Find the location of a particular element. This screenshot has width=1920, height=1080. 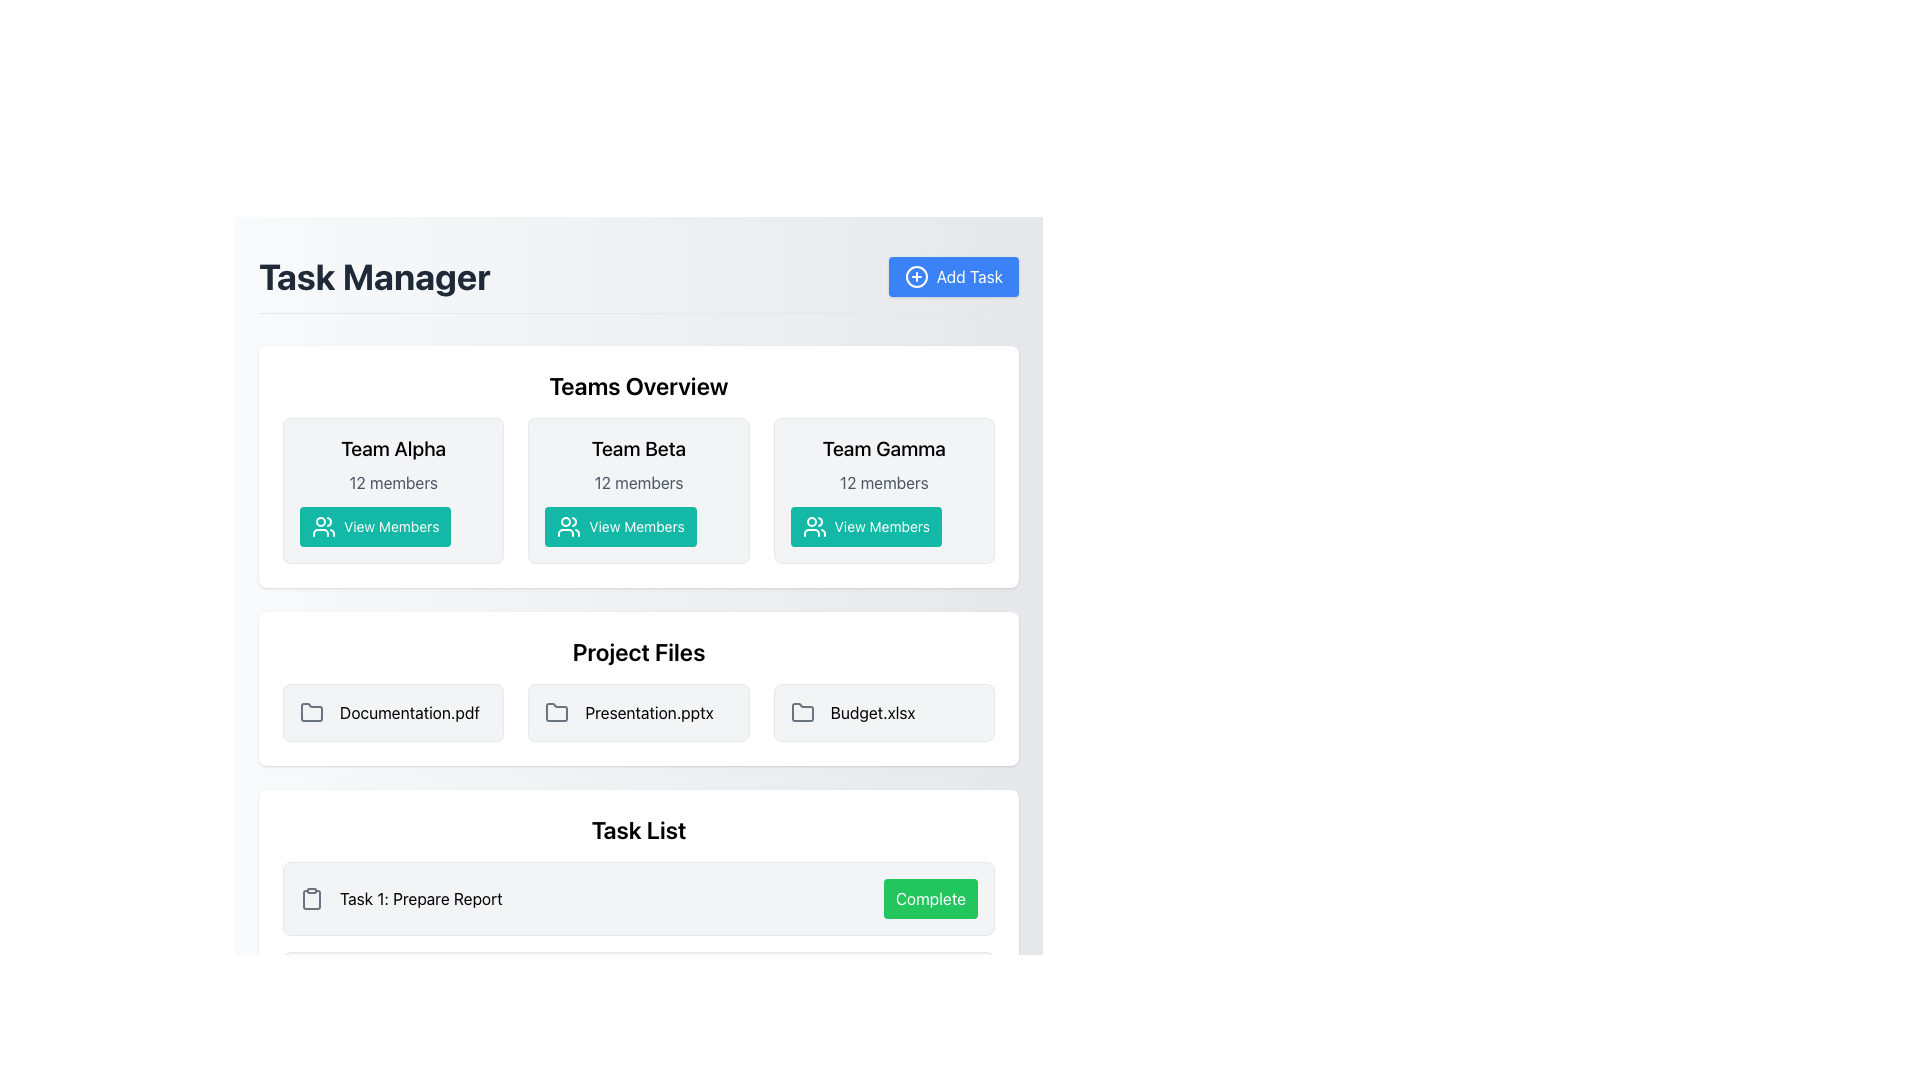

the 'Project Files' header text, which is bold and large, located at the top of a rectangular white box under the 'Teams Overview' section is located at coordinates (637, 651).